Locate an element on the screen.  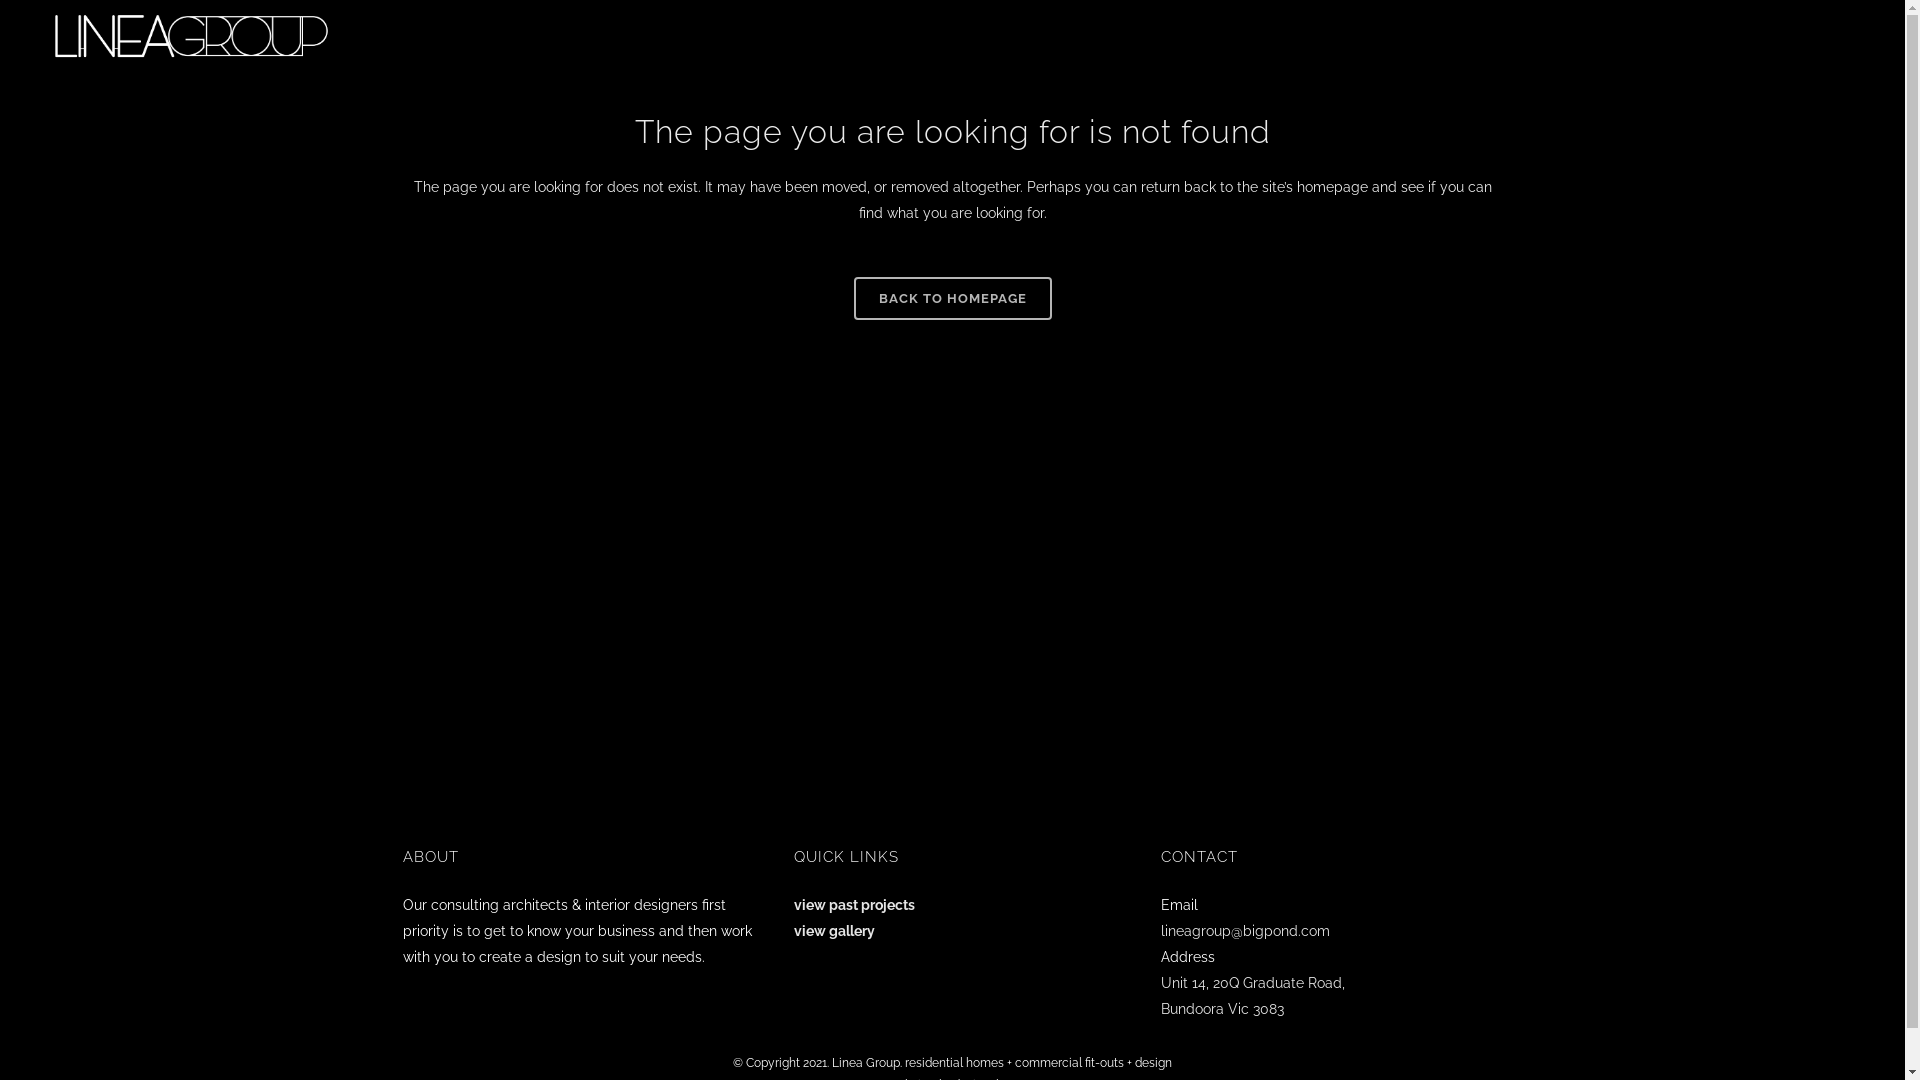
'Past Projects' is located at coordinates (1625, 34).